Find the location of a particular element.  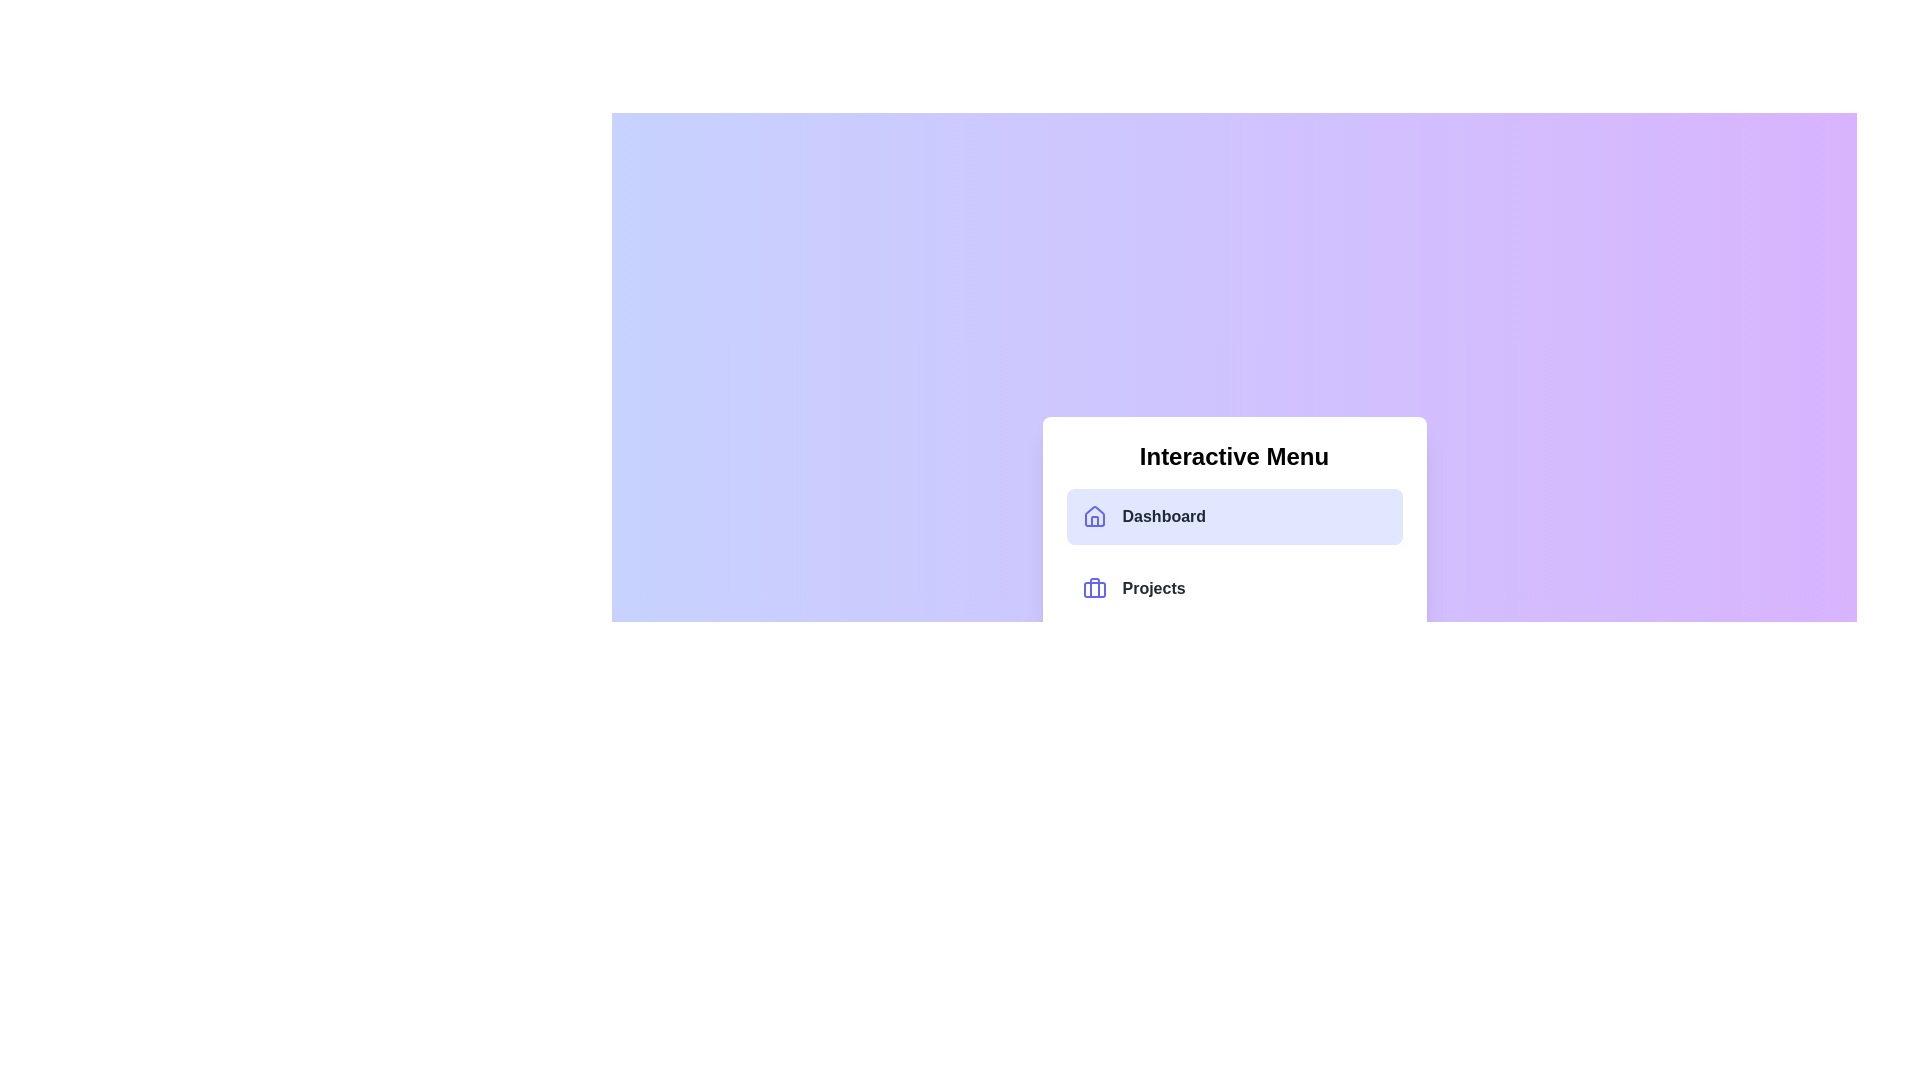

the menu item corresponding to Dashboard is located at coordinates (1233, 515).